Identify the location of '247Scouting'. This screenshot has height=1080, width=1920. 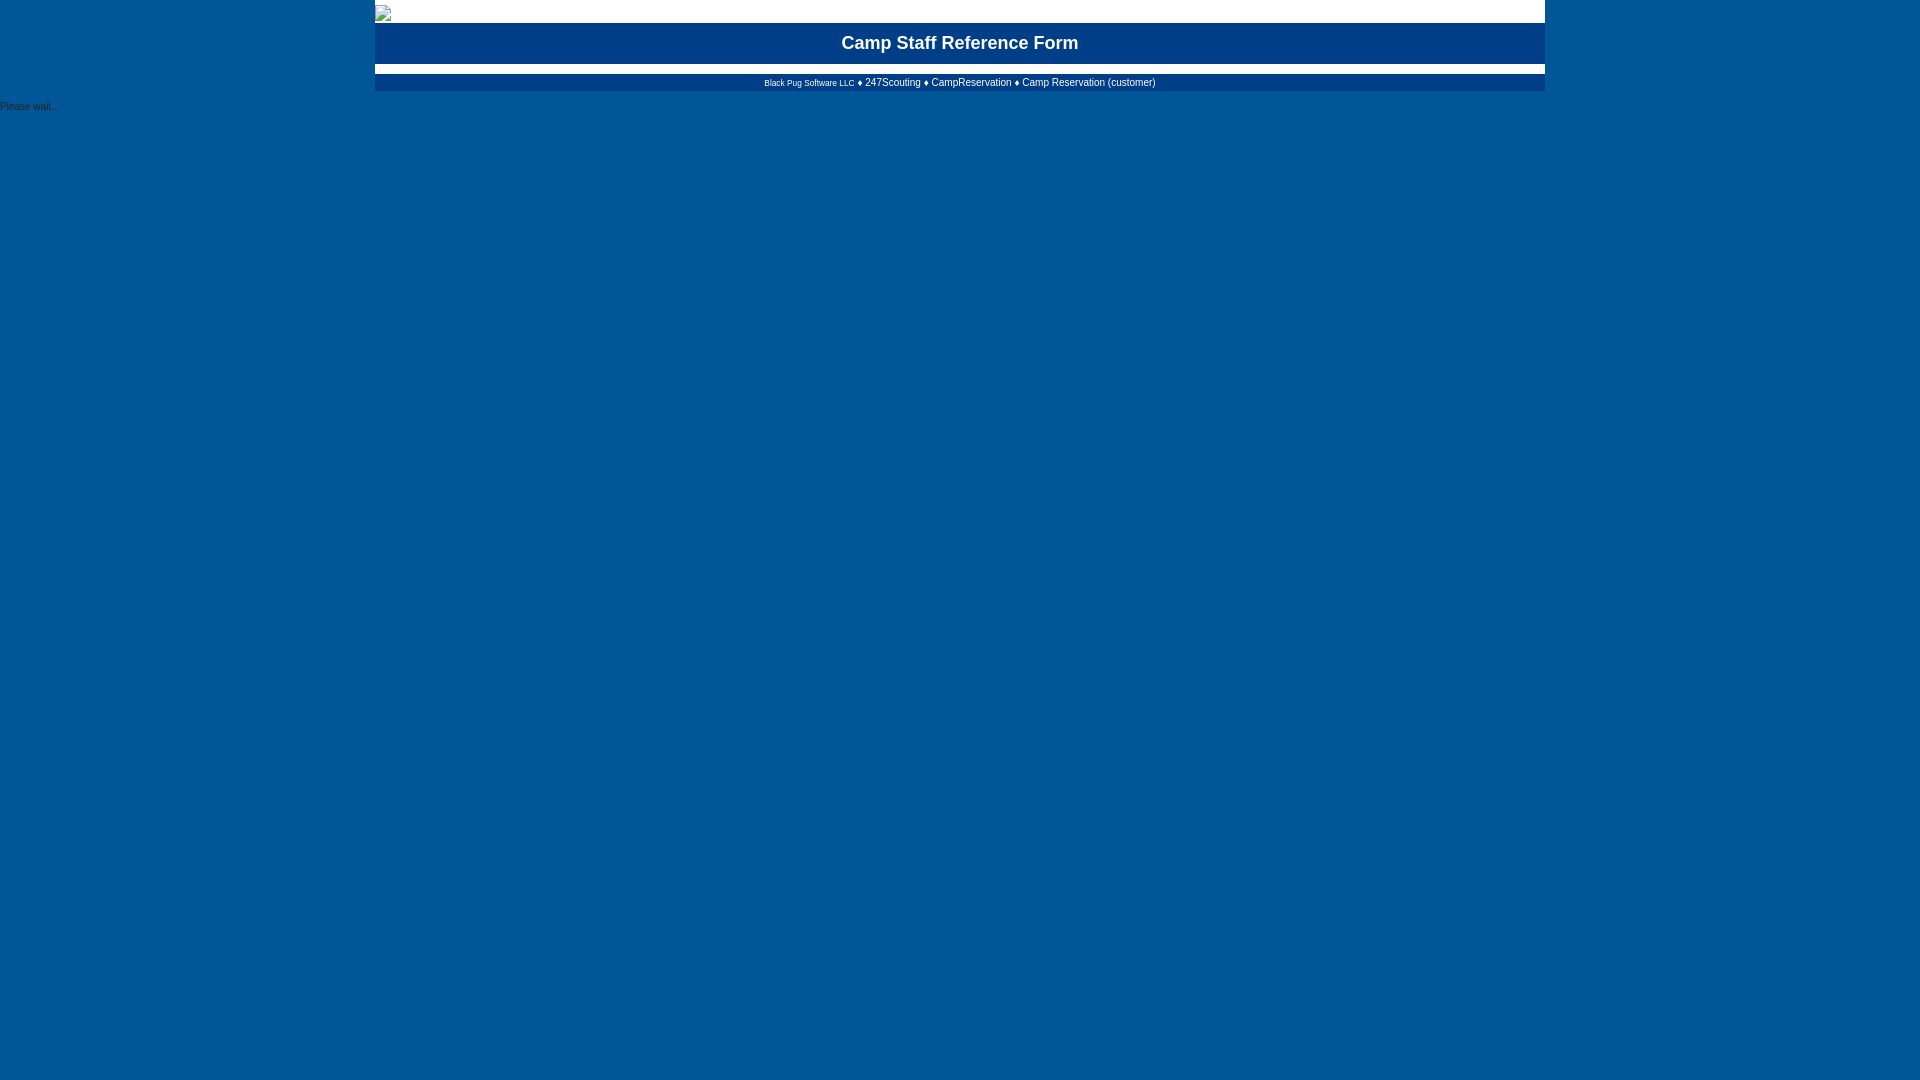
(891, 81).